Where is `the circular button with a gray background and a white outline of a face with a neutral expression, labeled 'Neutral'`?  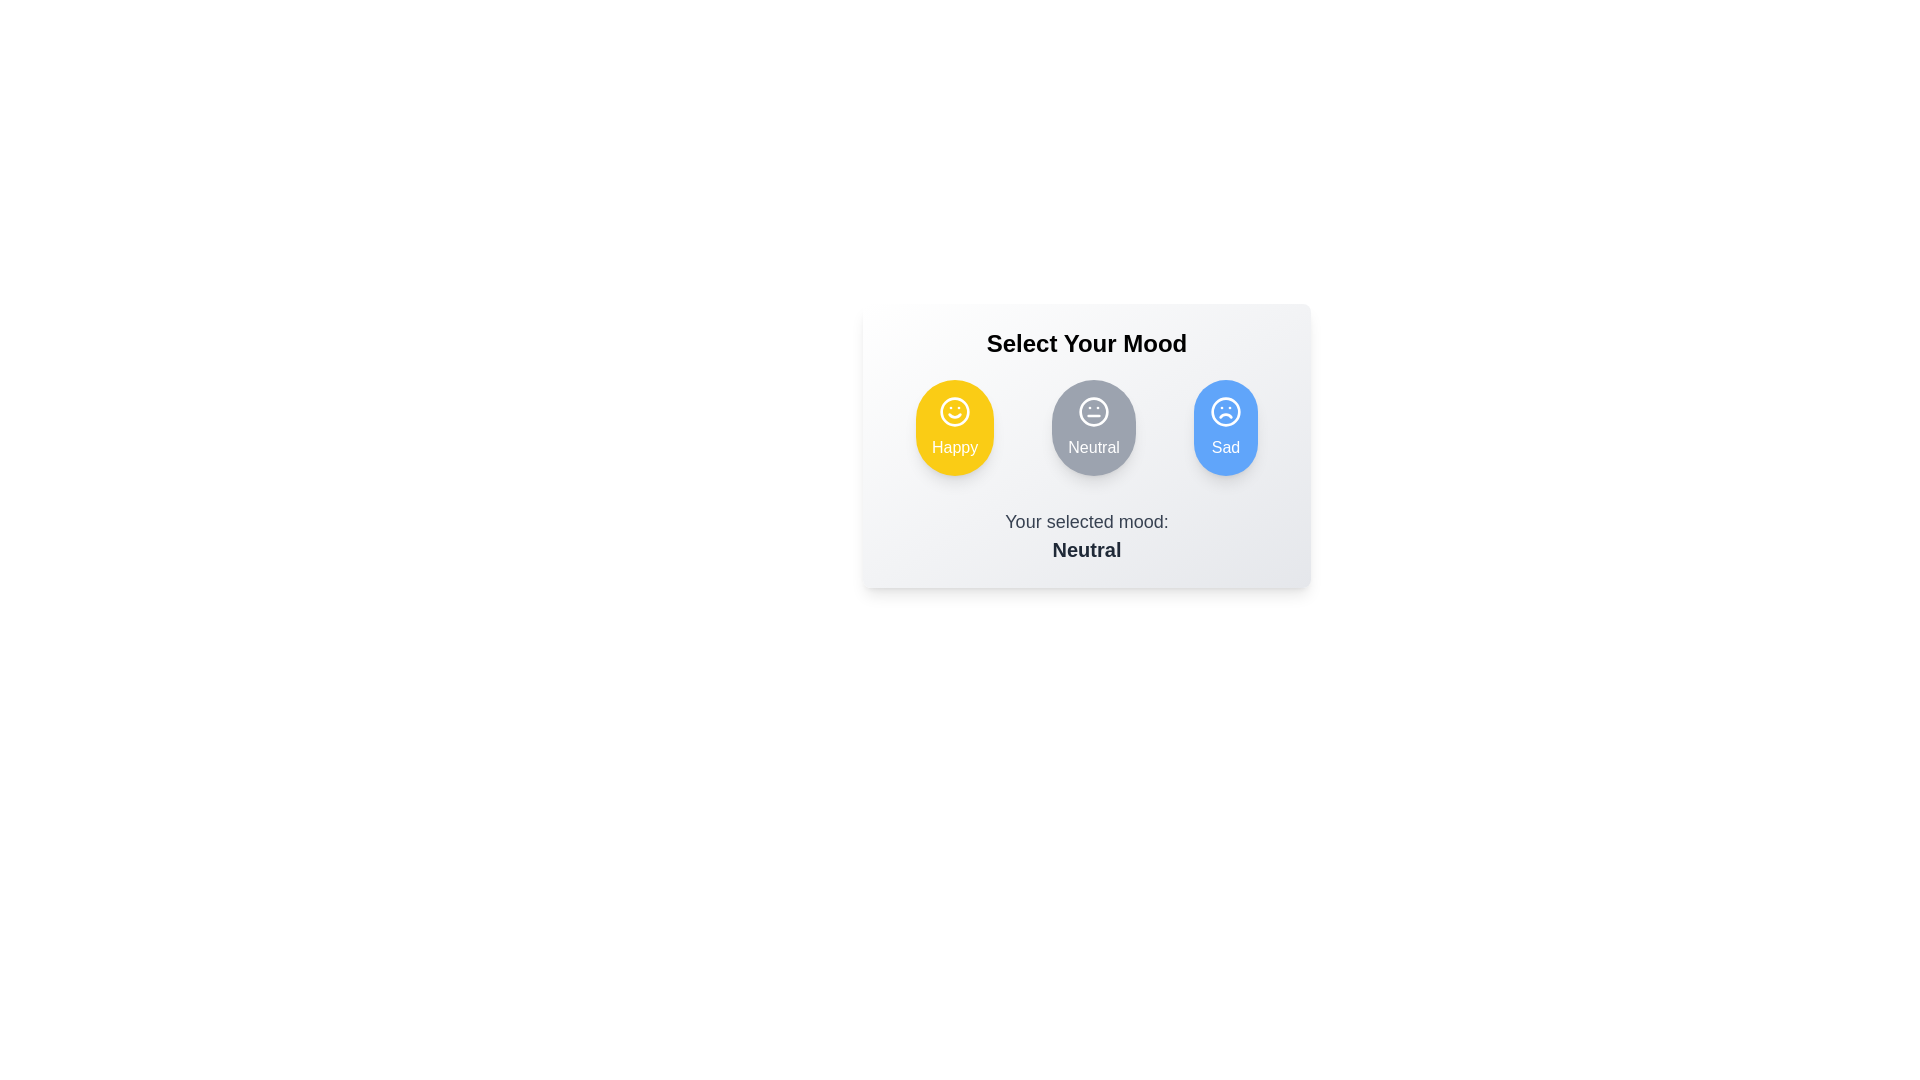
the circular button with a gray background and a white outline of a face with a neutral expression, labeled 'Neutral' is located at coordinates (1093, 427).